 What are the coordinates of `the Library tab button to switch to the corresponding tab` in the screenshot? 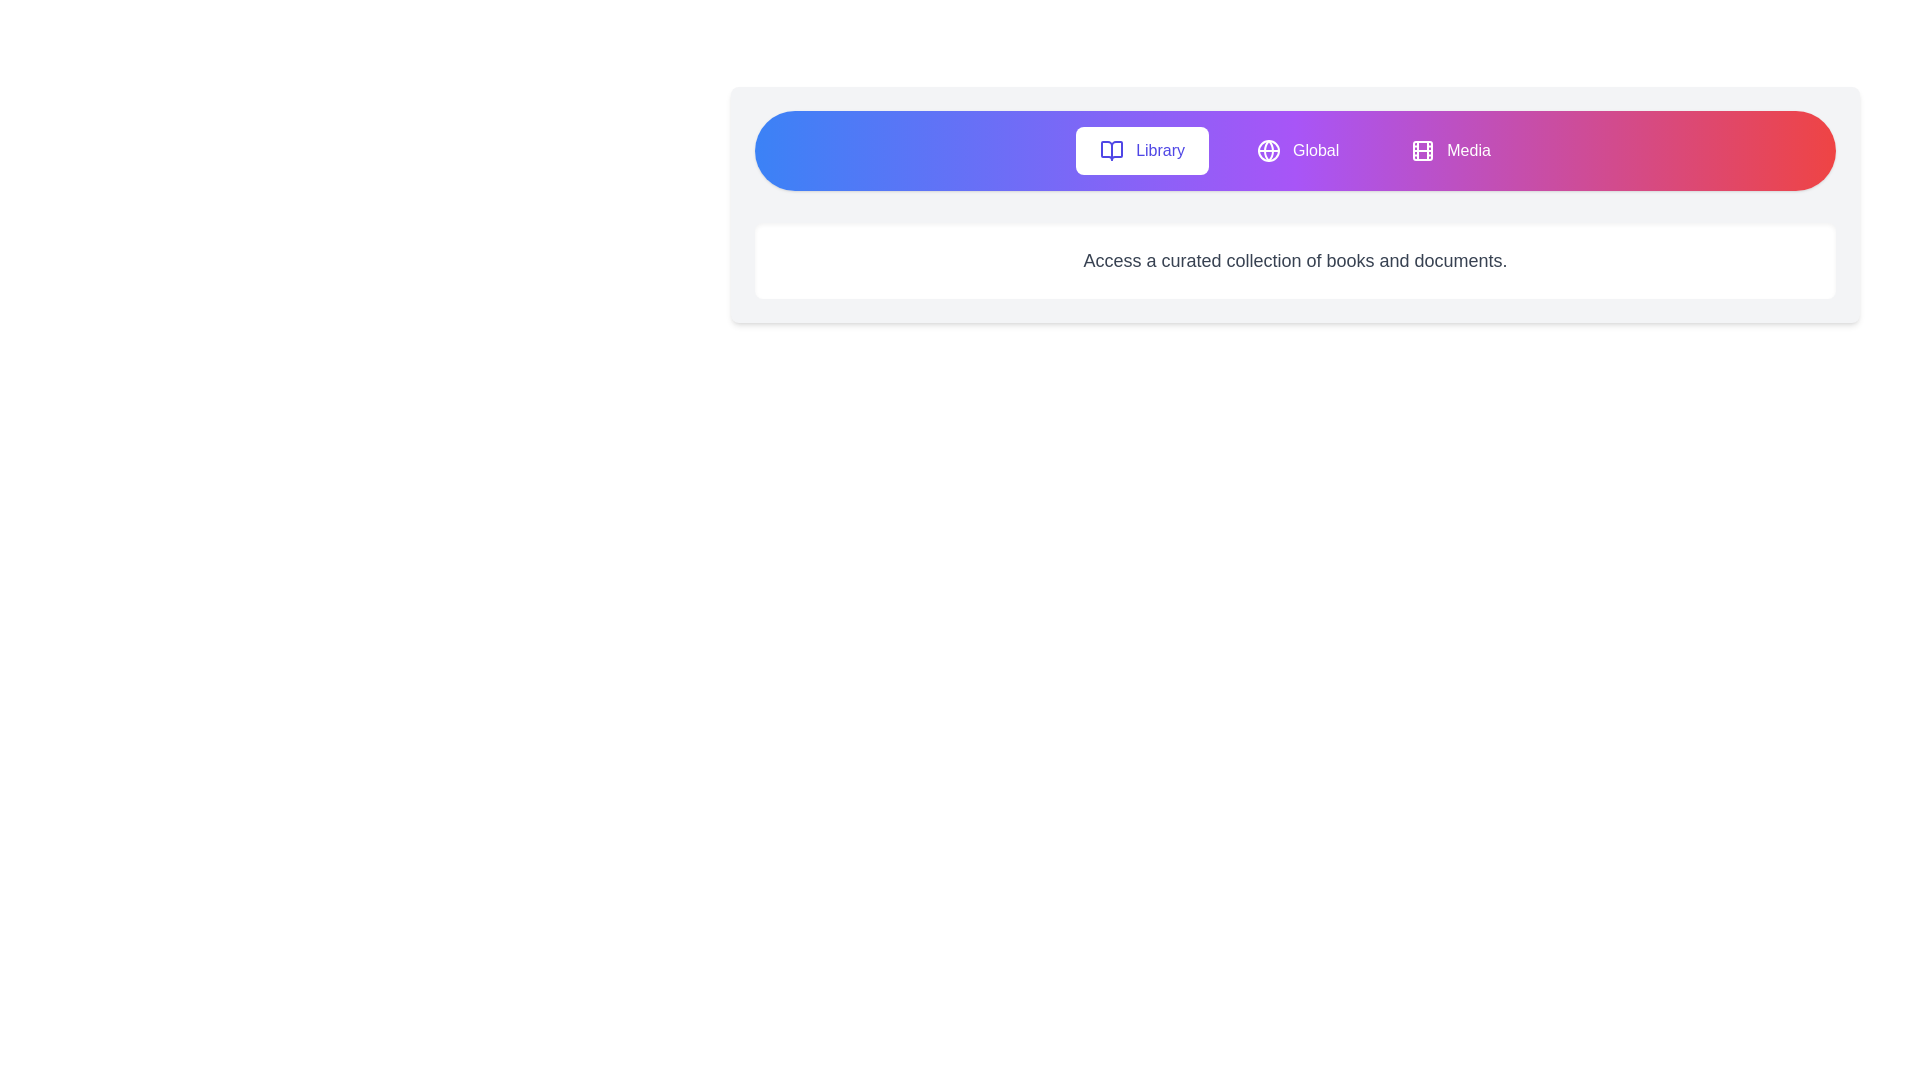 It's located at (1142, 149).